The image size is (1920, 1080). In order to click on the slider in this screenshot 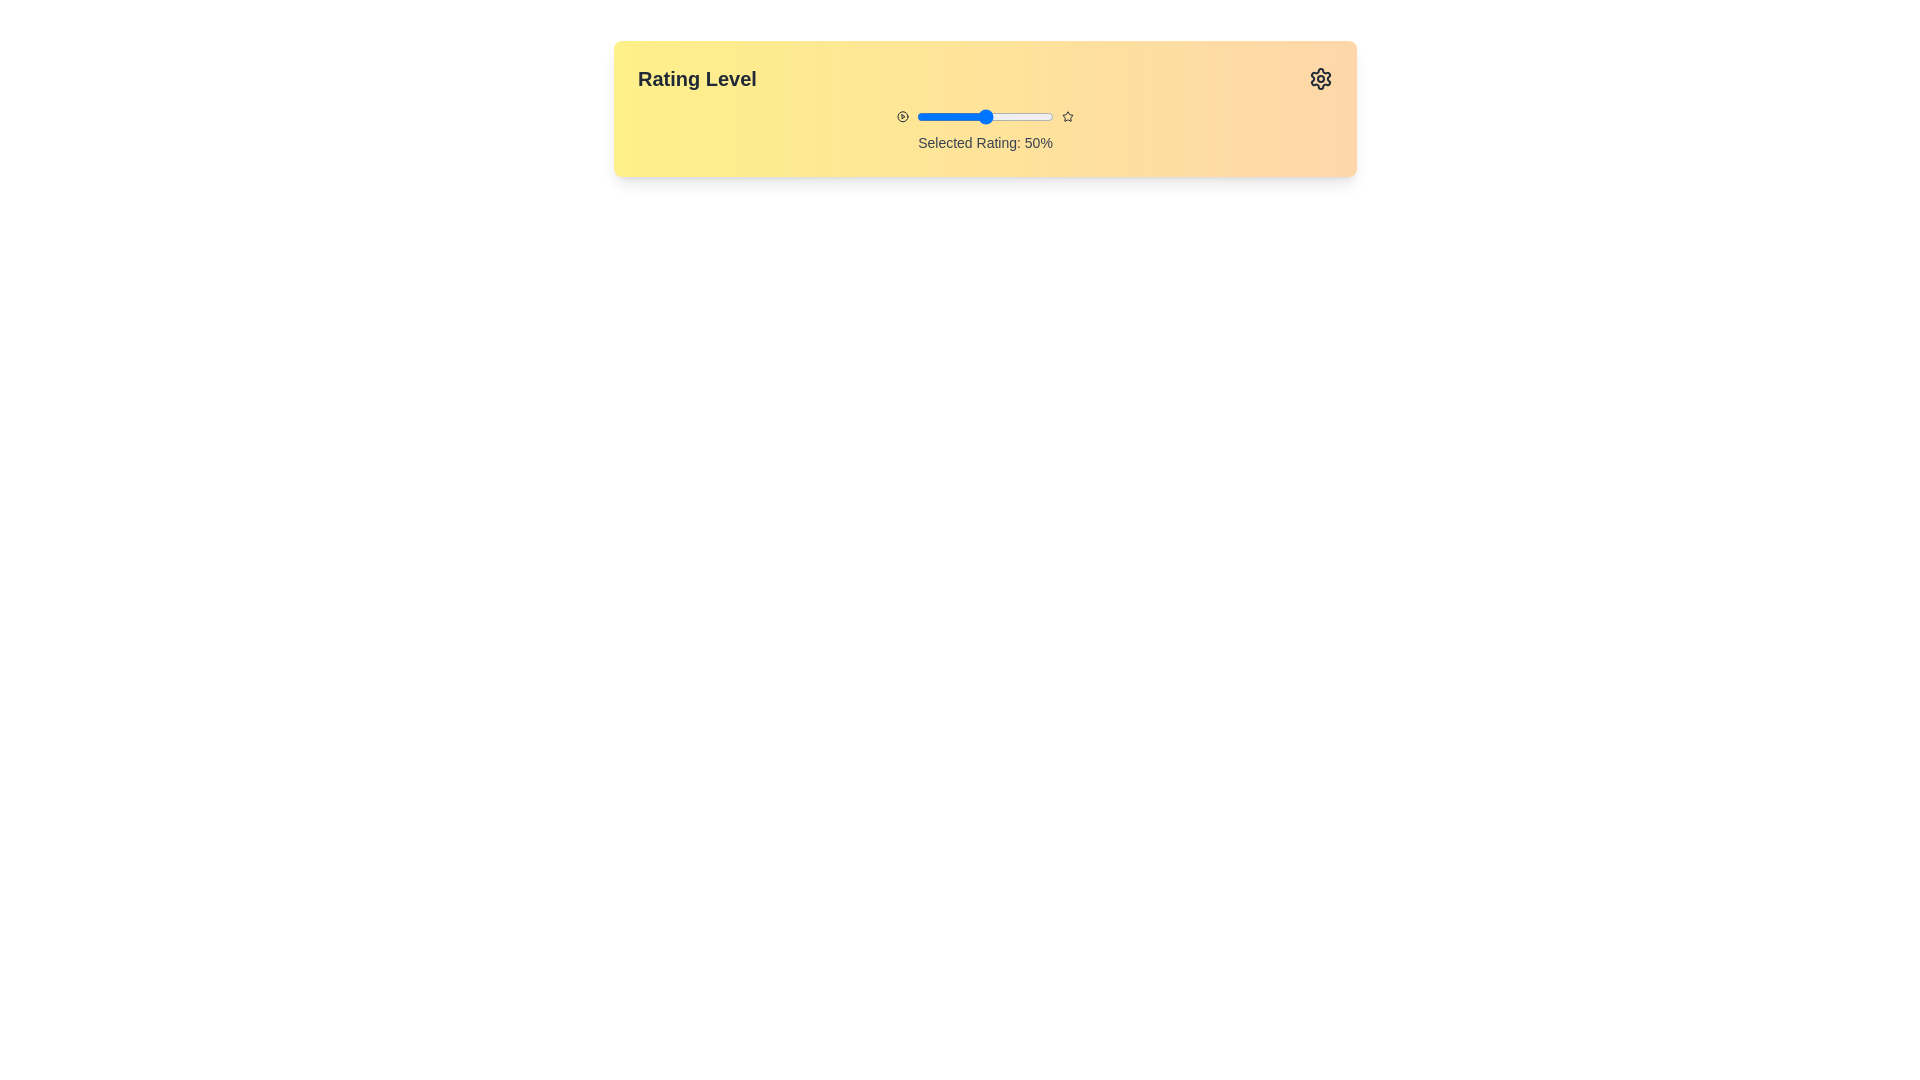, I will do `click(923, 116)`.